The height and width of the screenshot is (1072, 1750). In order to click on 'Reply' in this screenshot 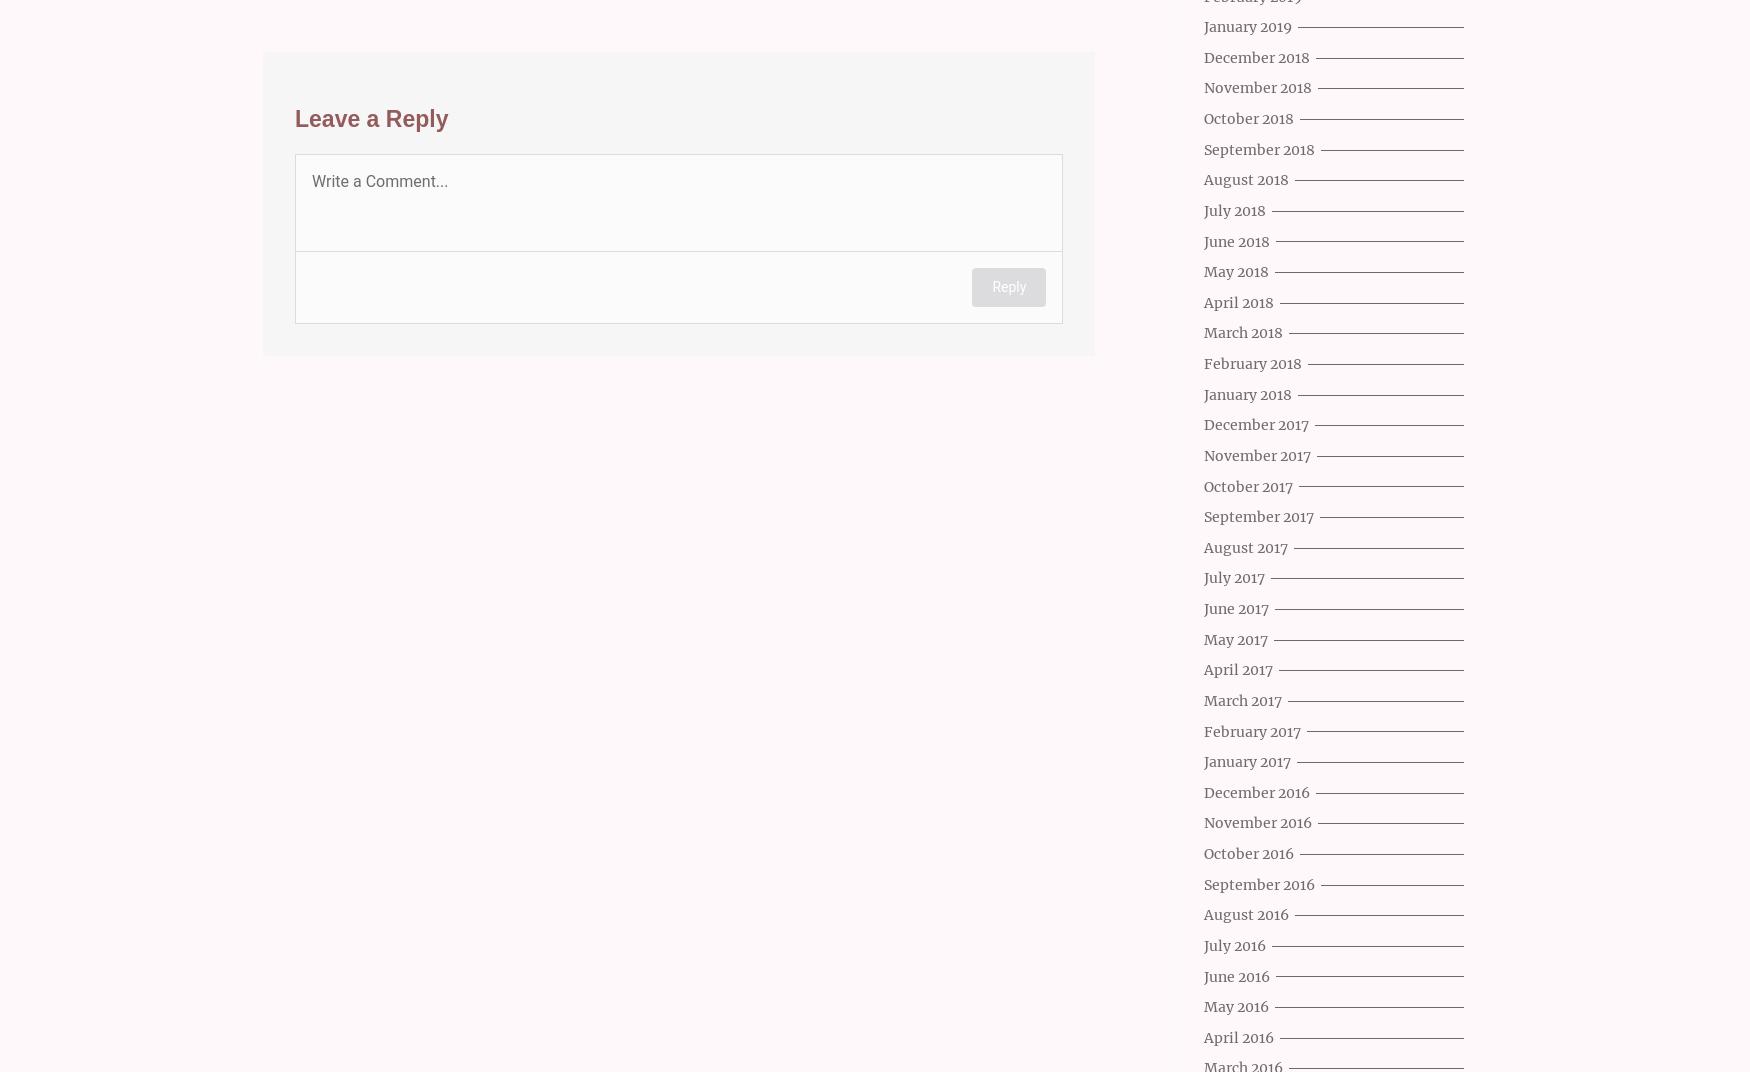, I will do `click(1008, 285)`.